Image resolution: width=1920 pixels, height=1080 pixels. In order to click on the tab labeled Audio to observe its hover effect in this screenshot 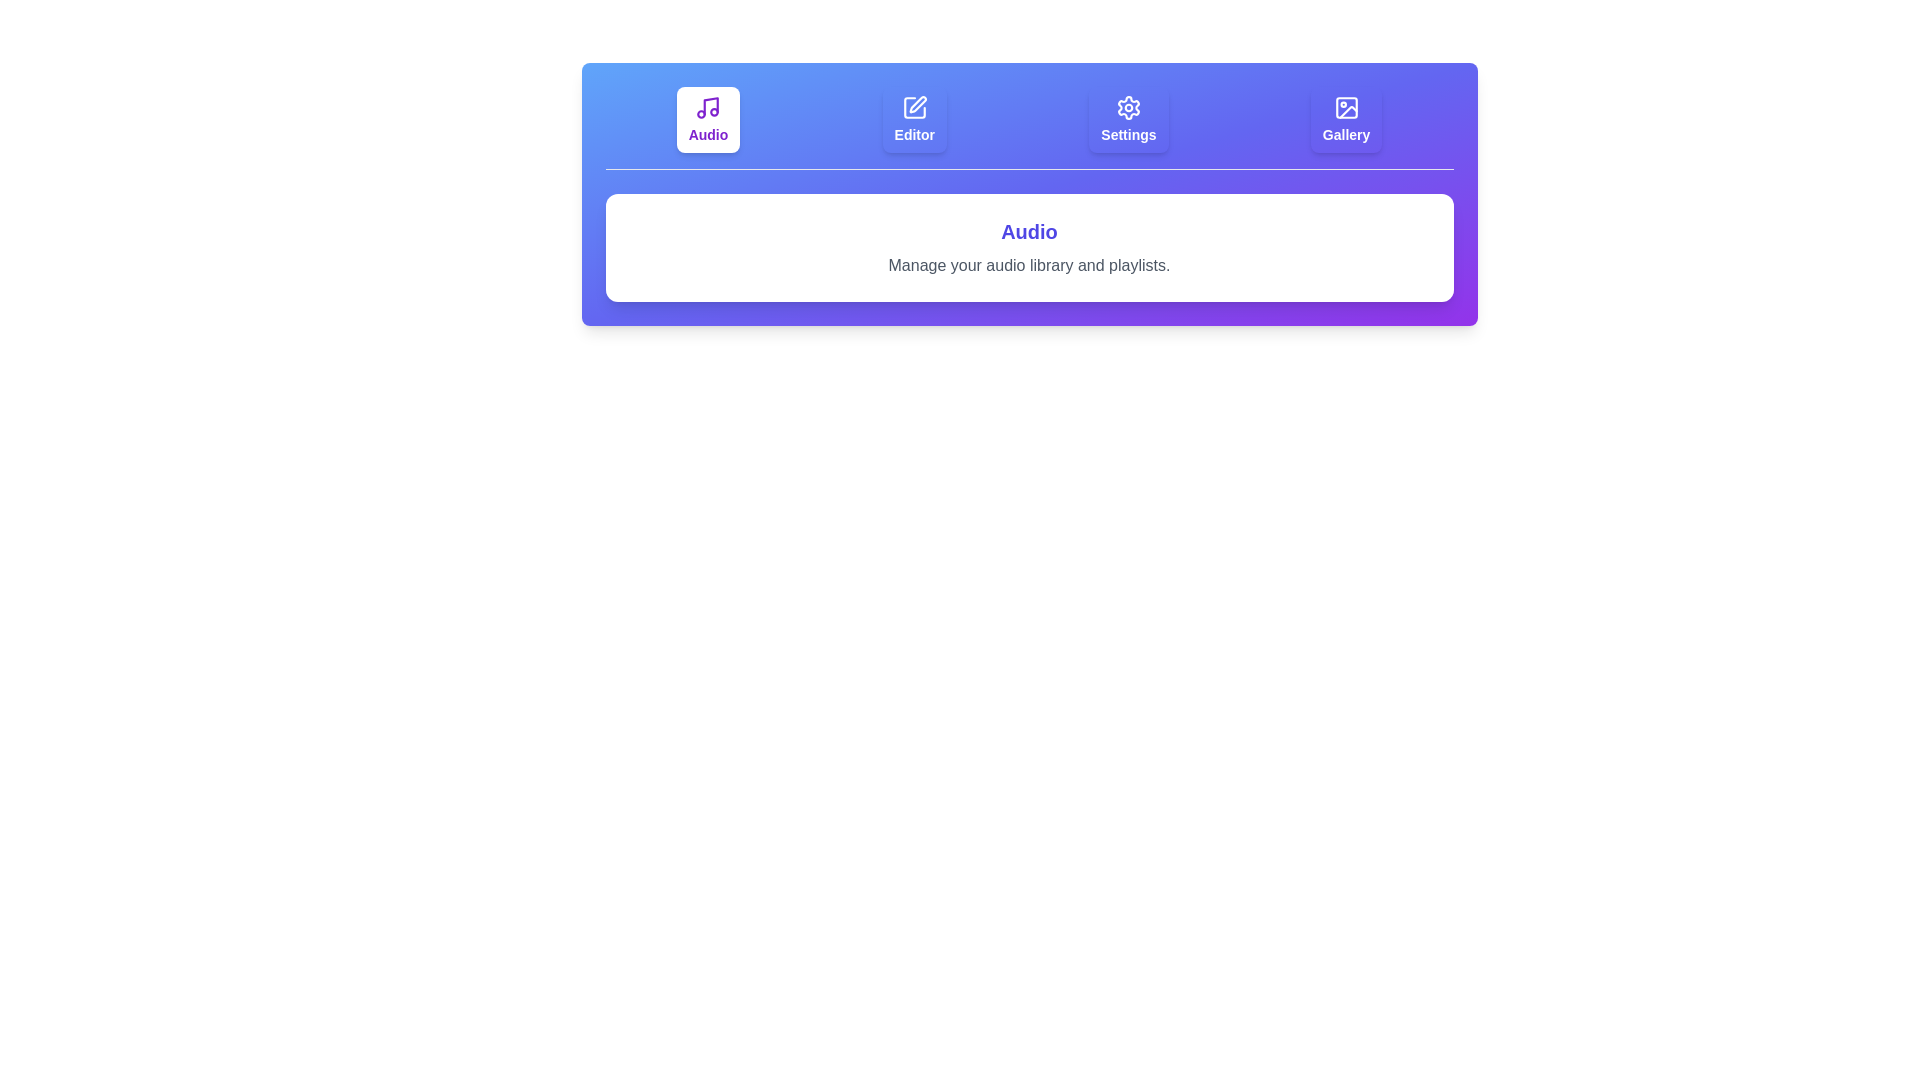, I will do `click(708, 119)`.